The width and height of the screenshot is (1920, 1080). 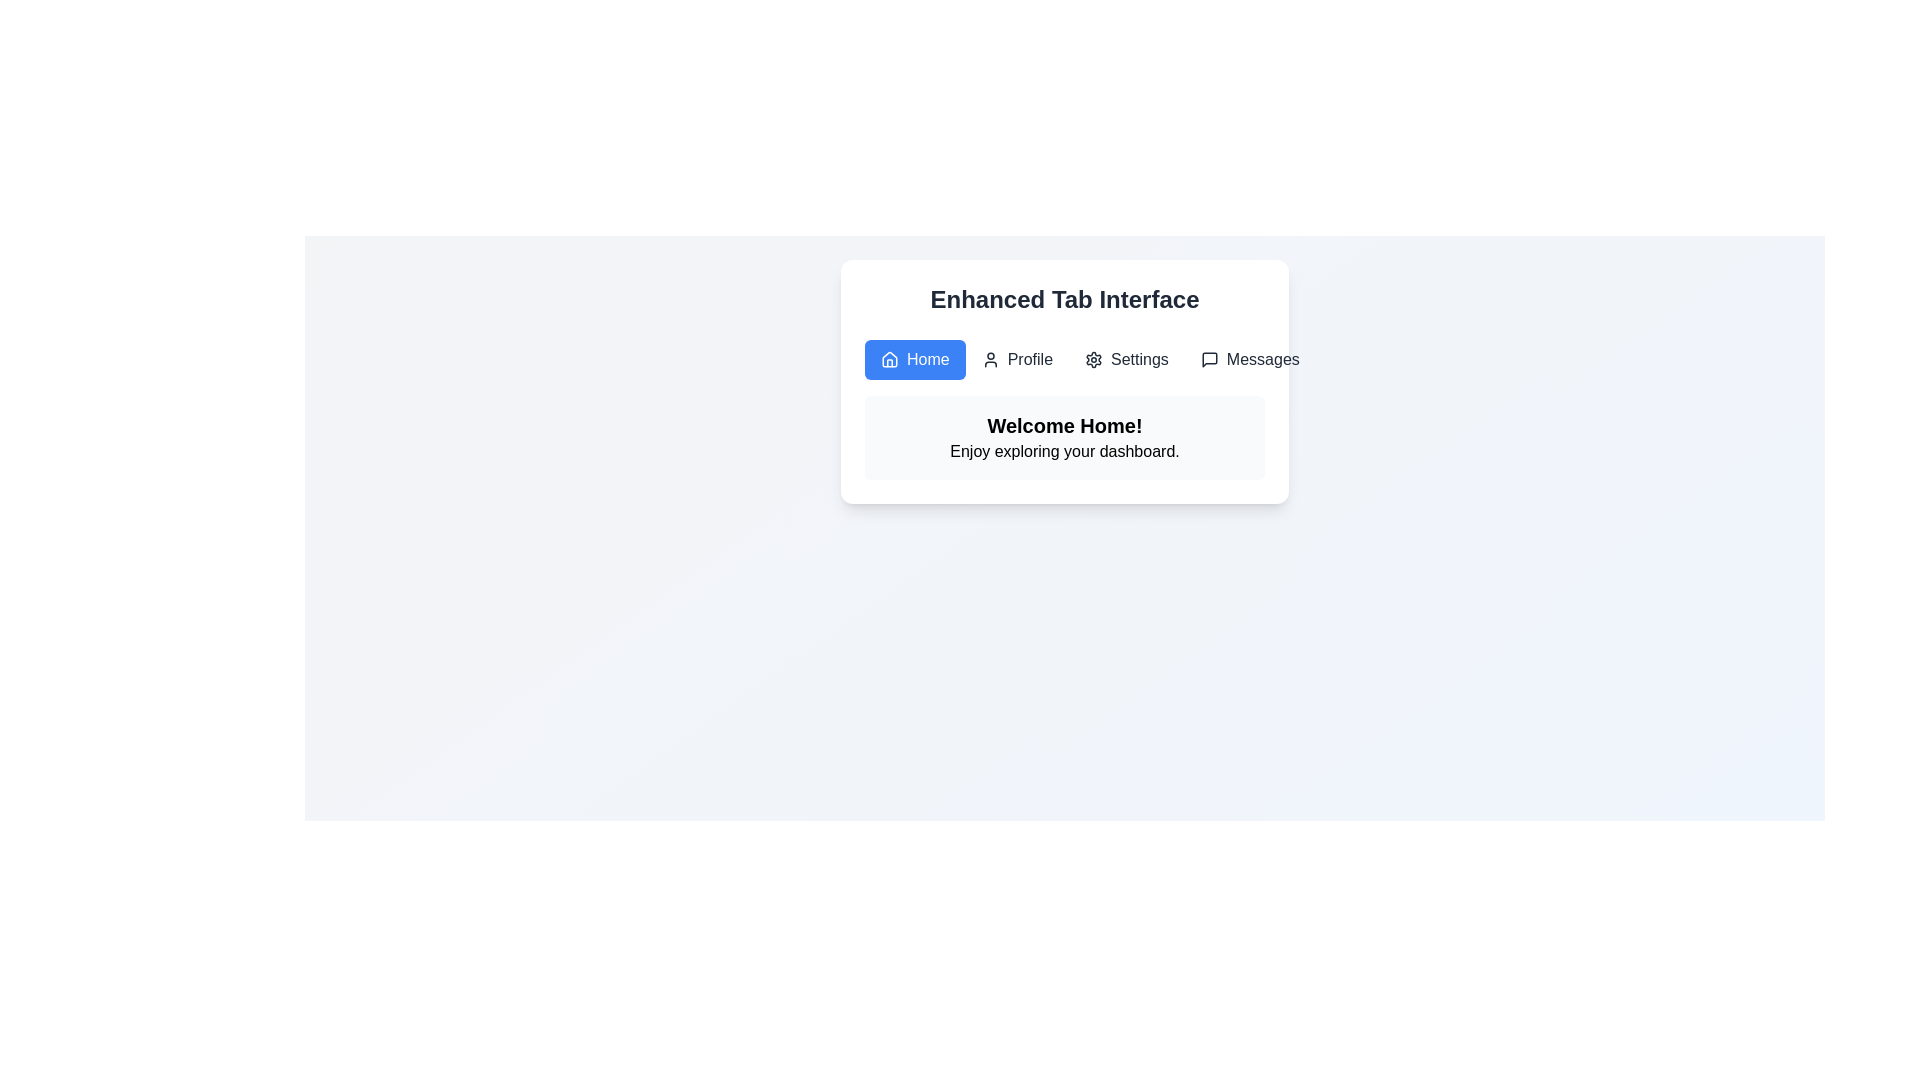 What do you see at coordinates (1064, 437) in the screenshot?
I see `main body text from the text block that contains 'Welcome Home!' and 'Enjoy exploring your dashboard.'` at bounding box center [1064, 437].